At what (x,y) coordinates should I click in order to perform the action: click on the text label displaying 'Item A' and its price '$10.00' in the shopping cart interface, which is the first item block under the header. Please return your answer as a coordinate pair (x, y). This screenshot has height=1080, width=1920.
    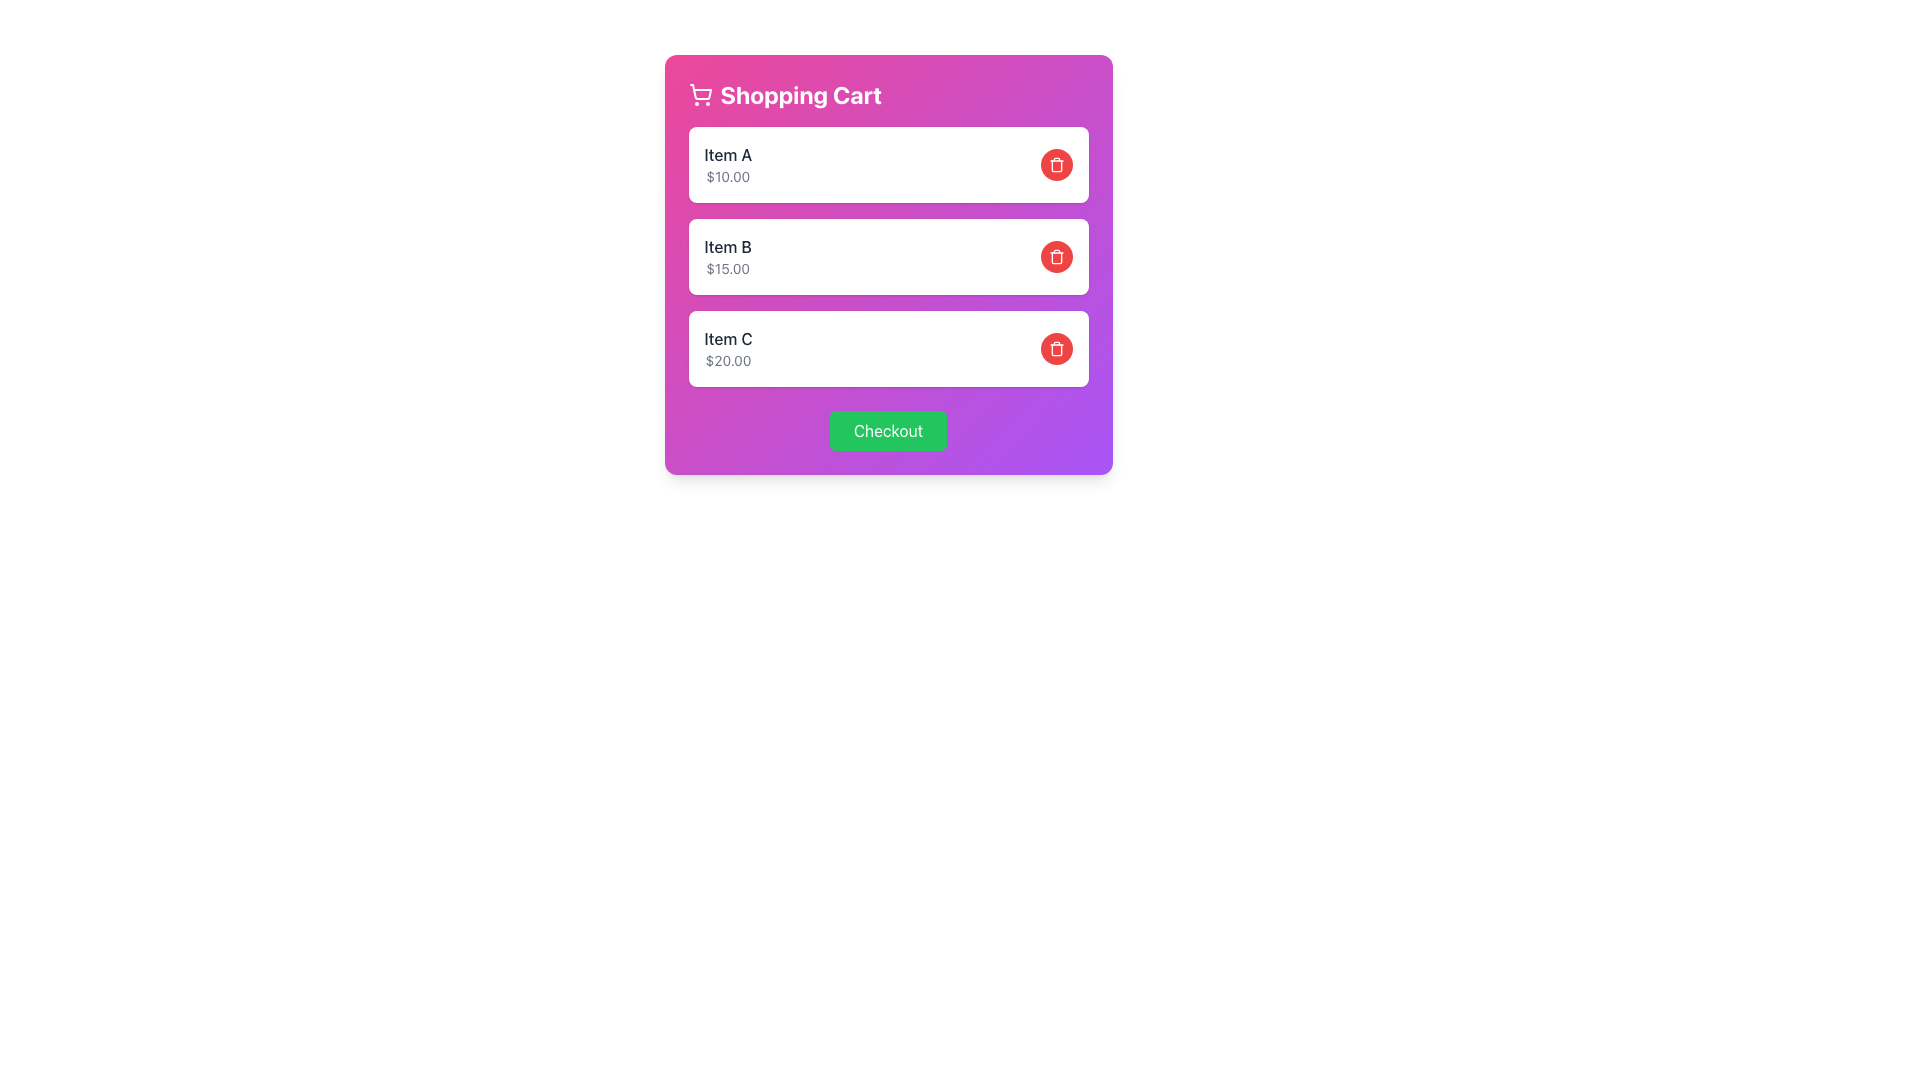
    Looking at the image, I should click on (727, 164).